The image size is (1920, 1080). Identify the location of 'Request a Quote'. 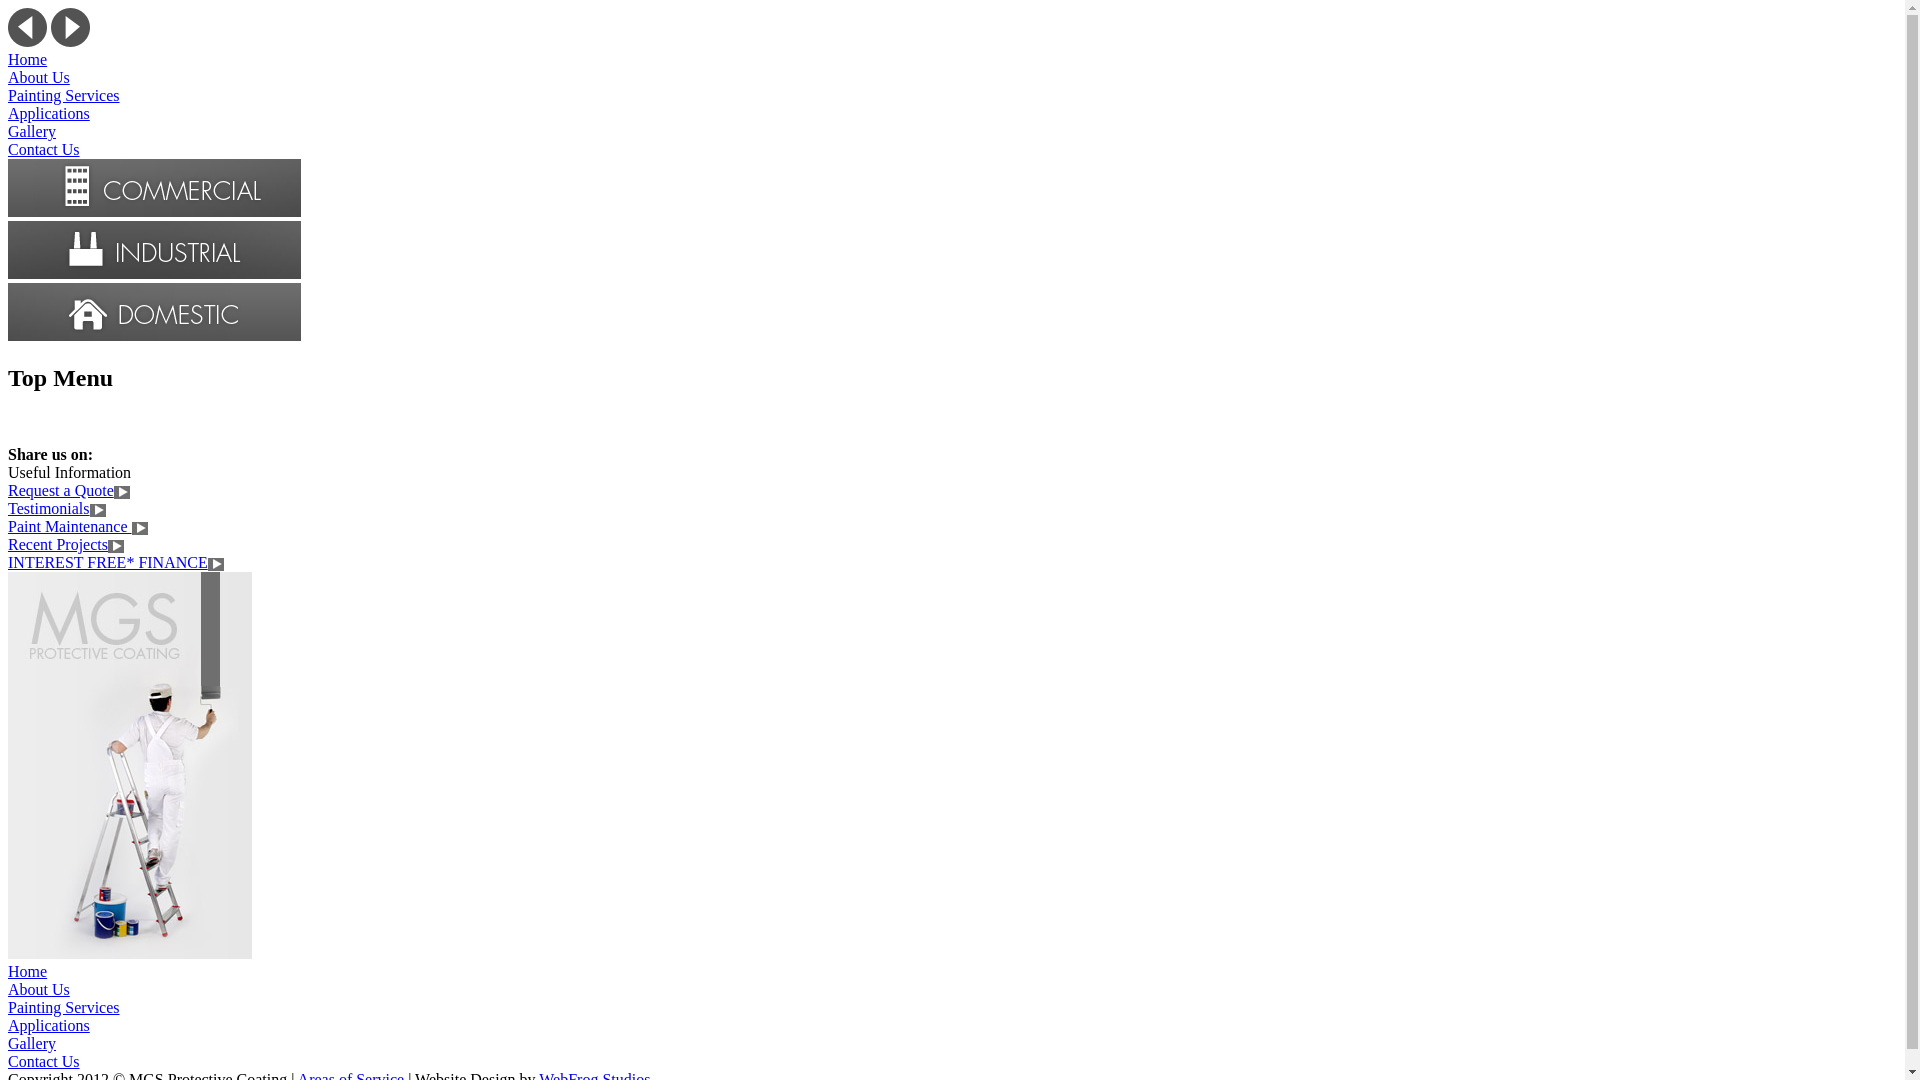
(61, 490).